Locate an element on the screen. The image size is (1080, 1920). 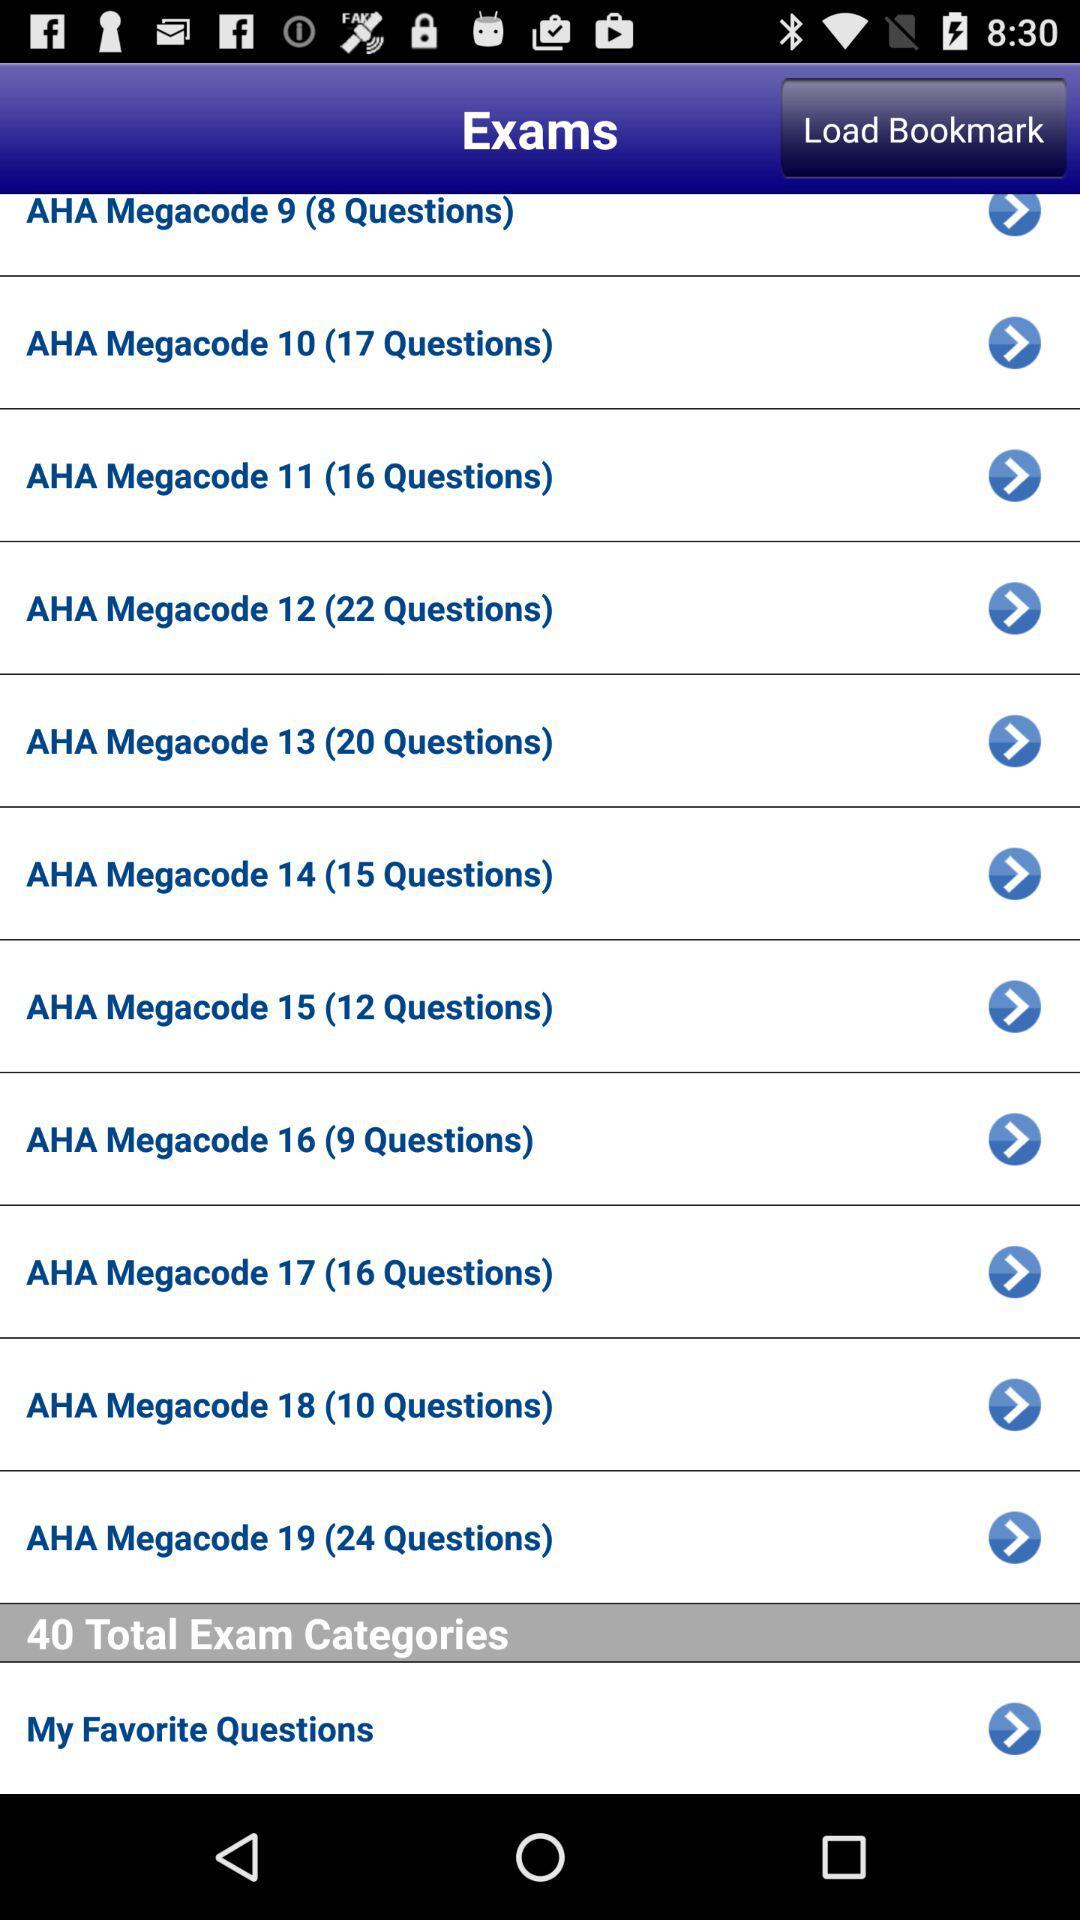
go to is located at coordinates (1014, 474).